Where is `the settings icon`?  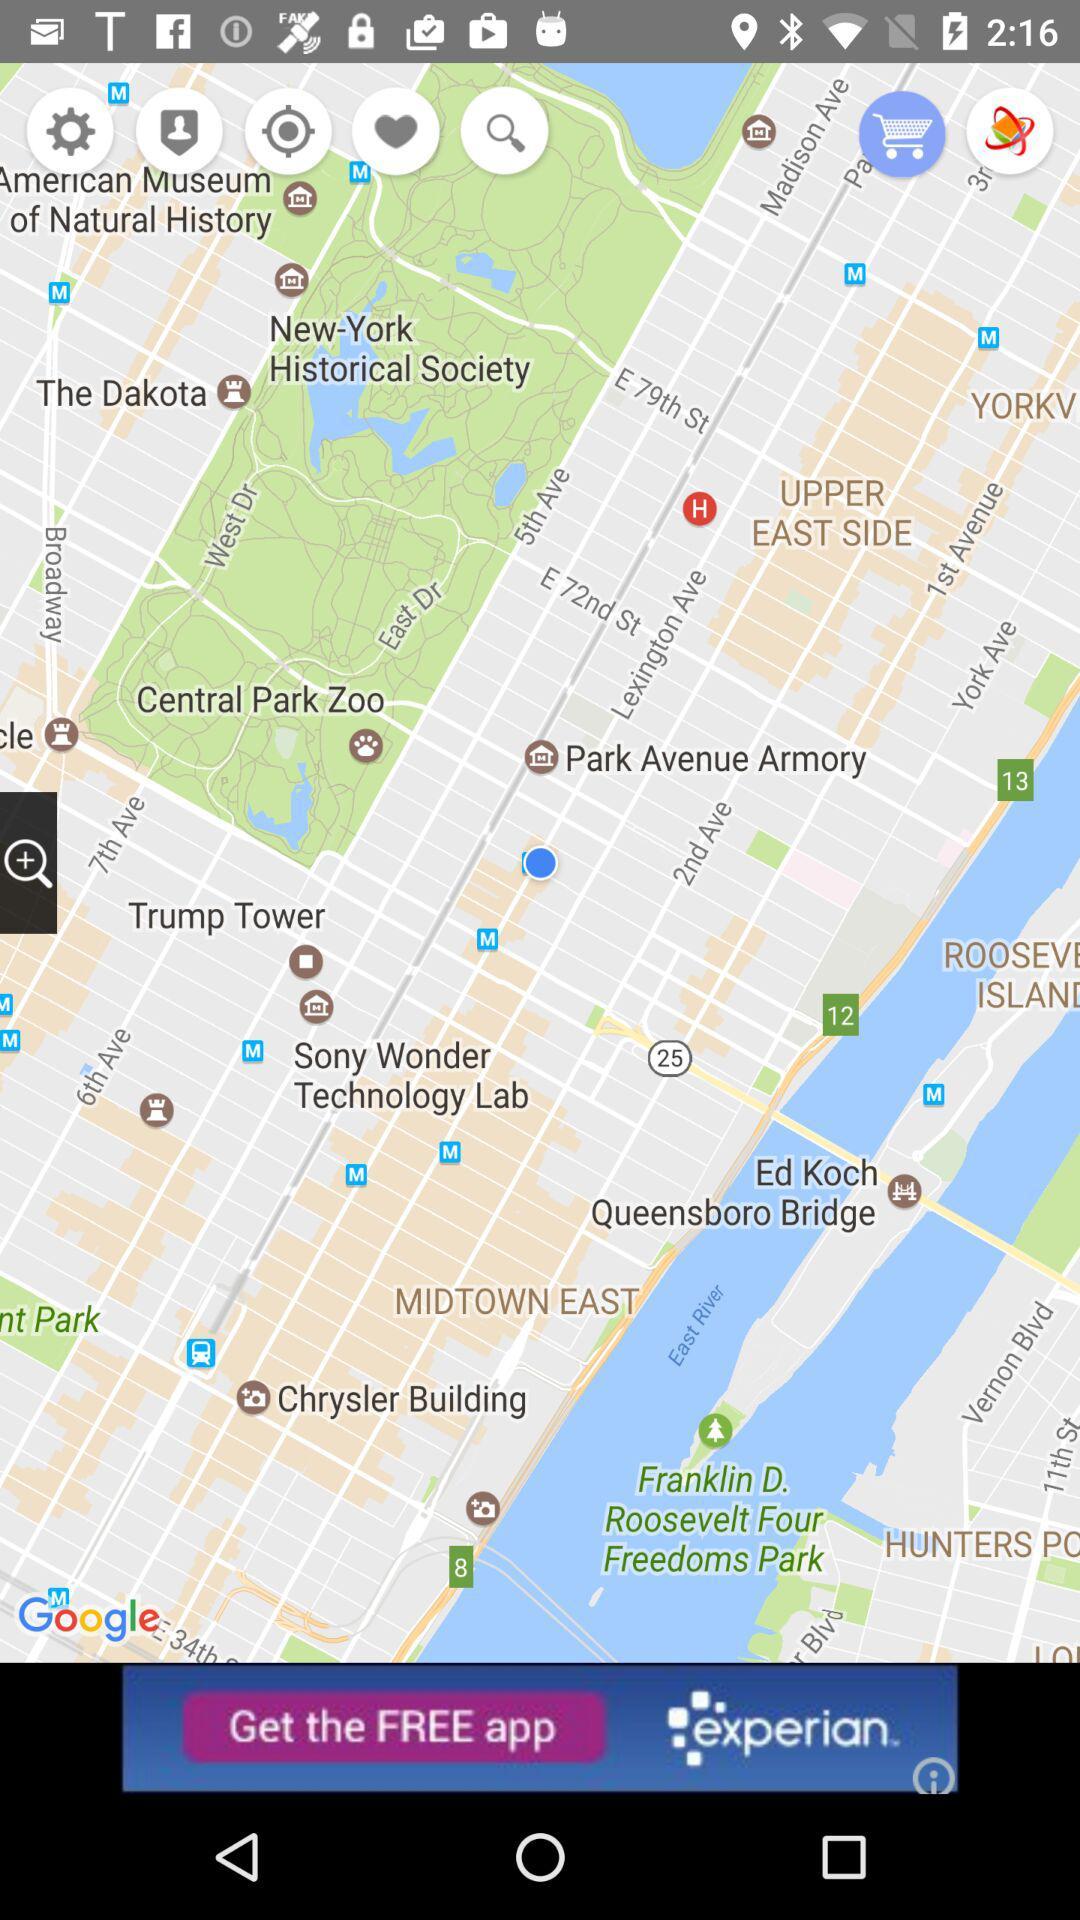
the settings icon is located at coordinates (69, 132).